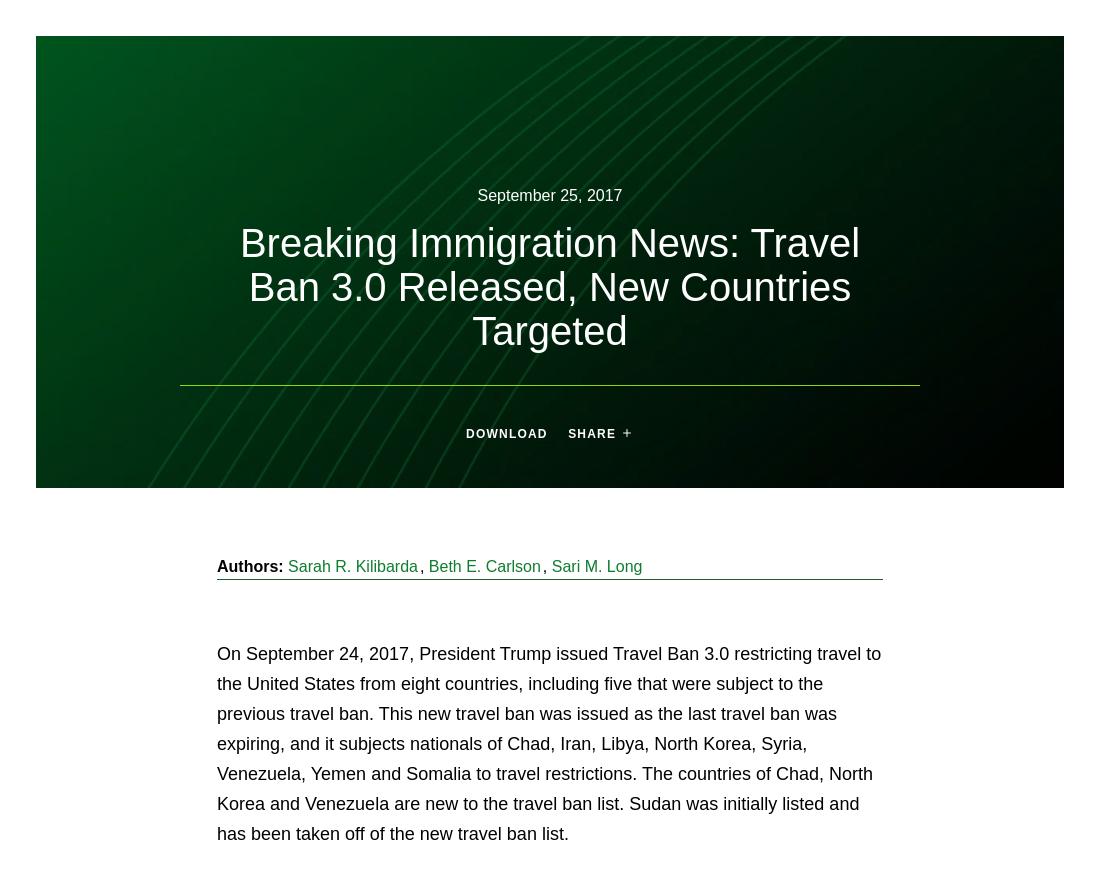 The width and height of the screenshot is (1100, 879). What do you see at coordinates (506, 431) in the screenshot?
I see `'Download'` at bounding box center [506, 431].